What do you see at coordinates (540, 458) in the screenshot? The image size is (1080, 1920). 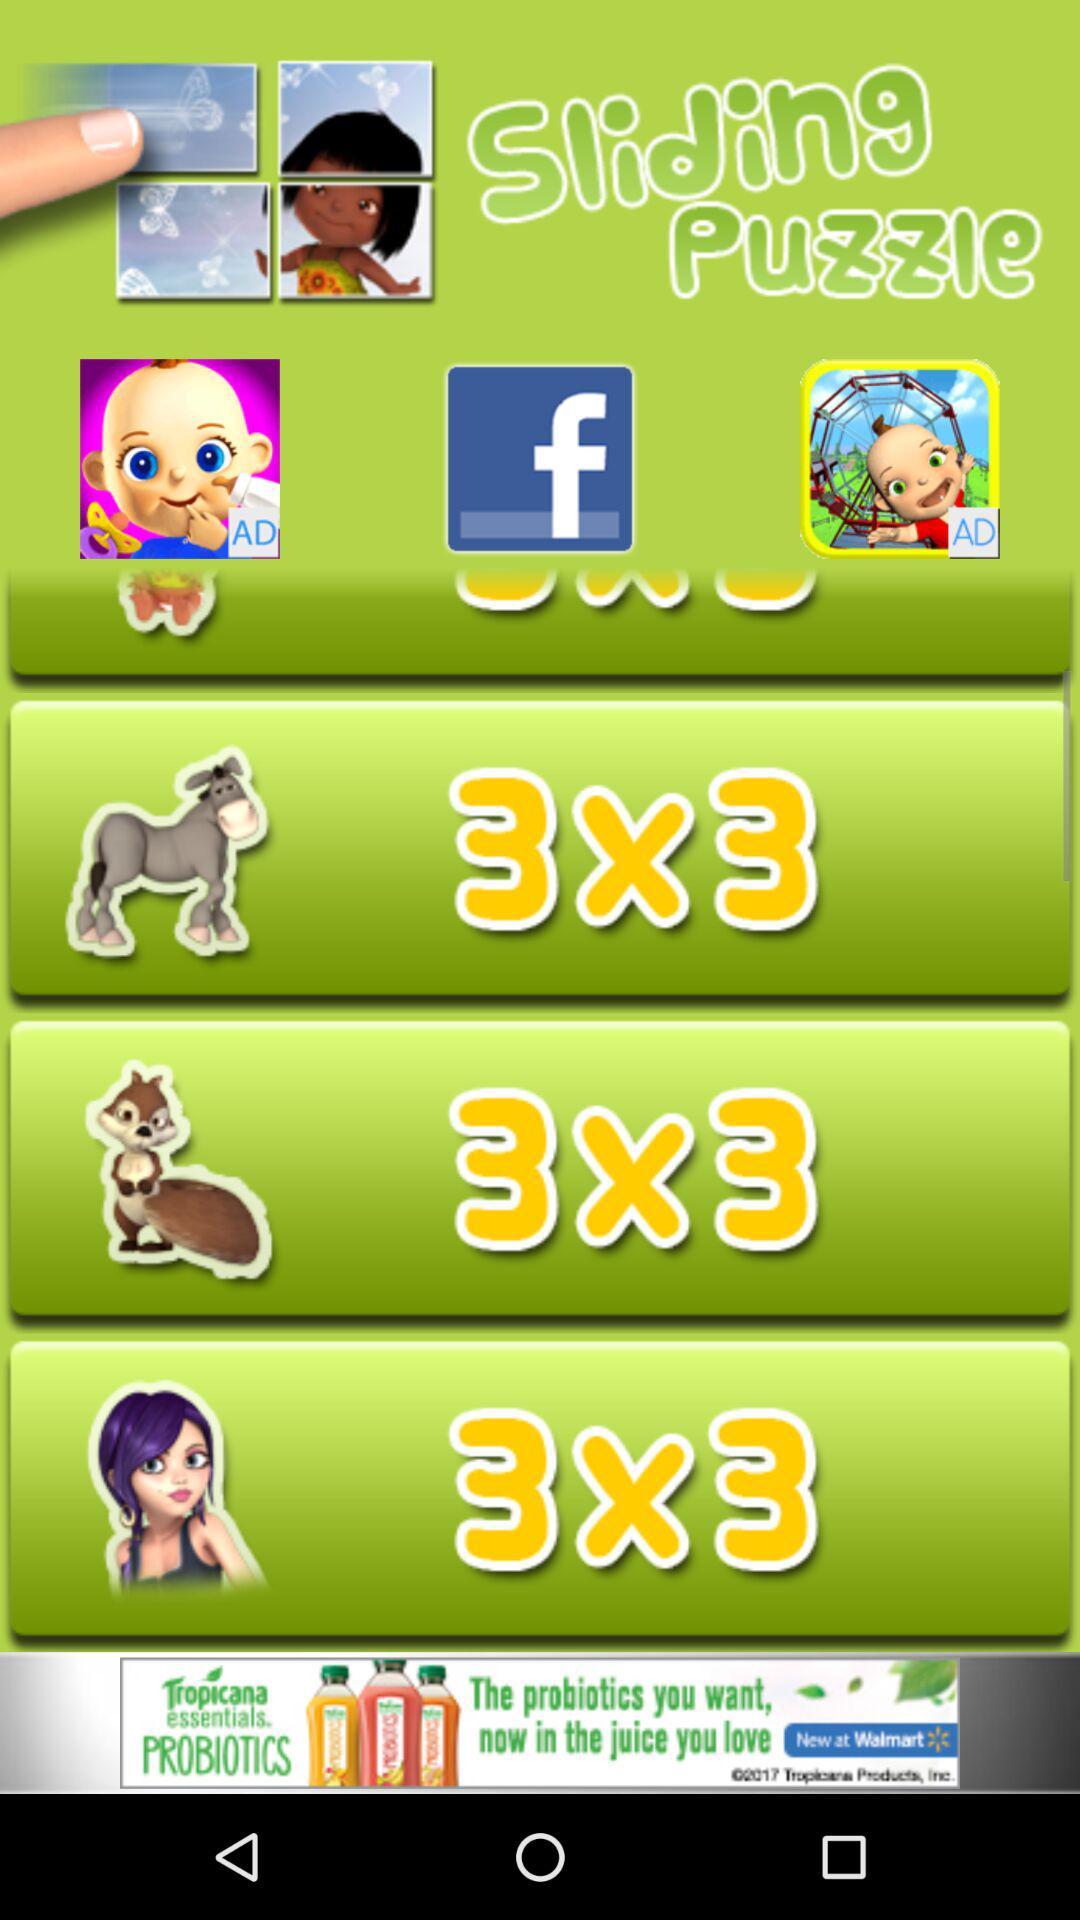 I see `sign in with facebook` at bounding box center [540, 458].